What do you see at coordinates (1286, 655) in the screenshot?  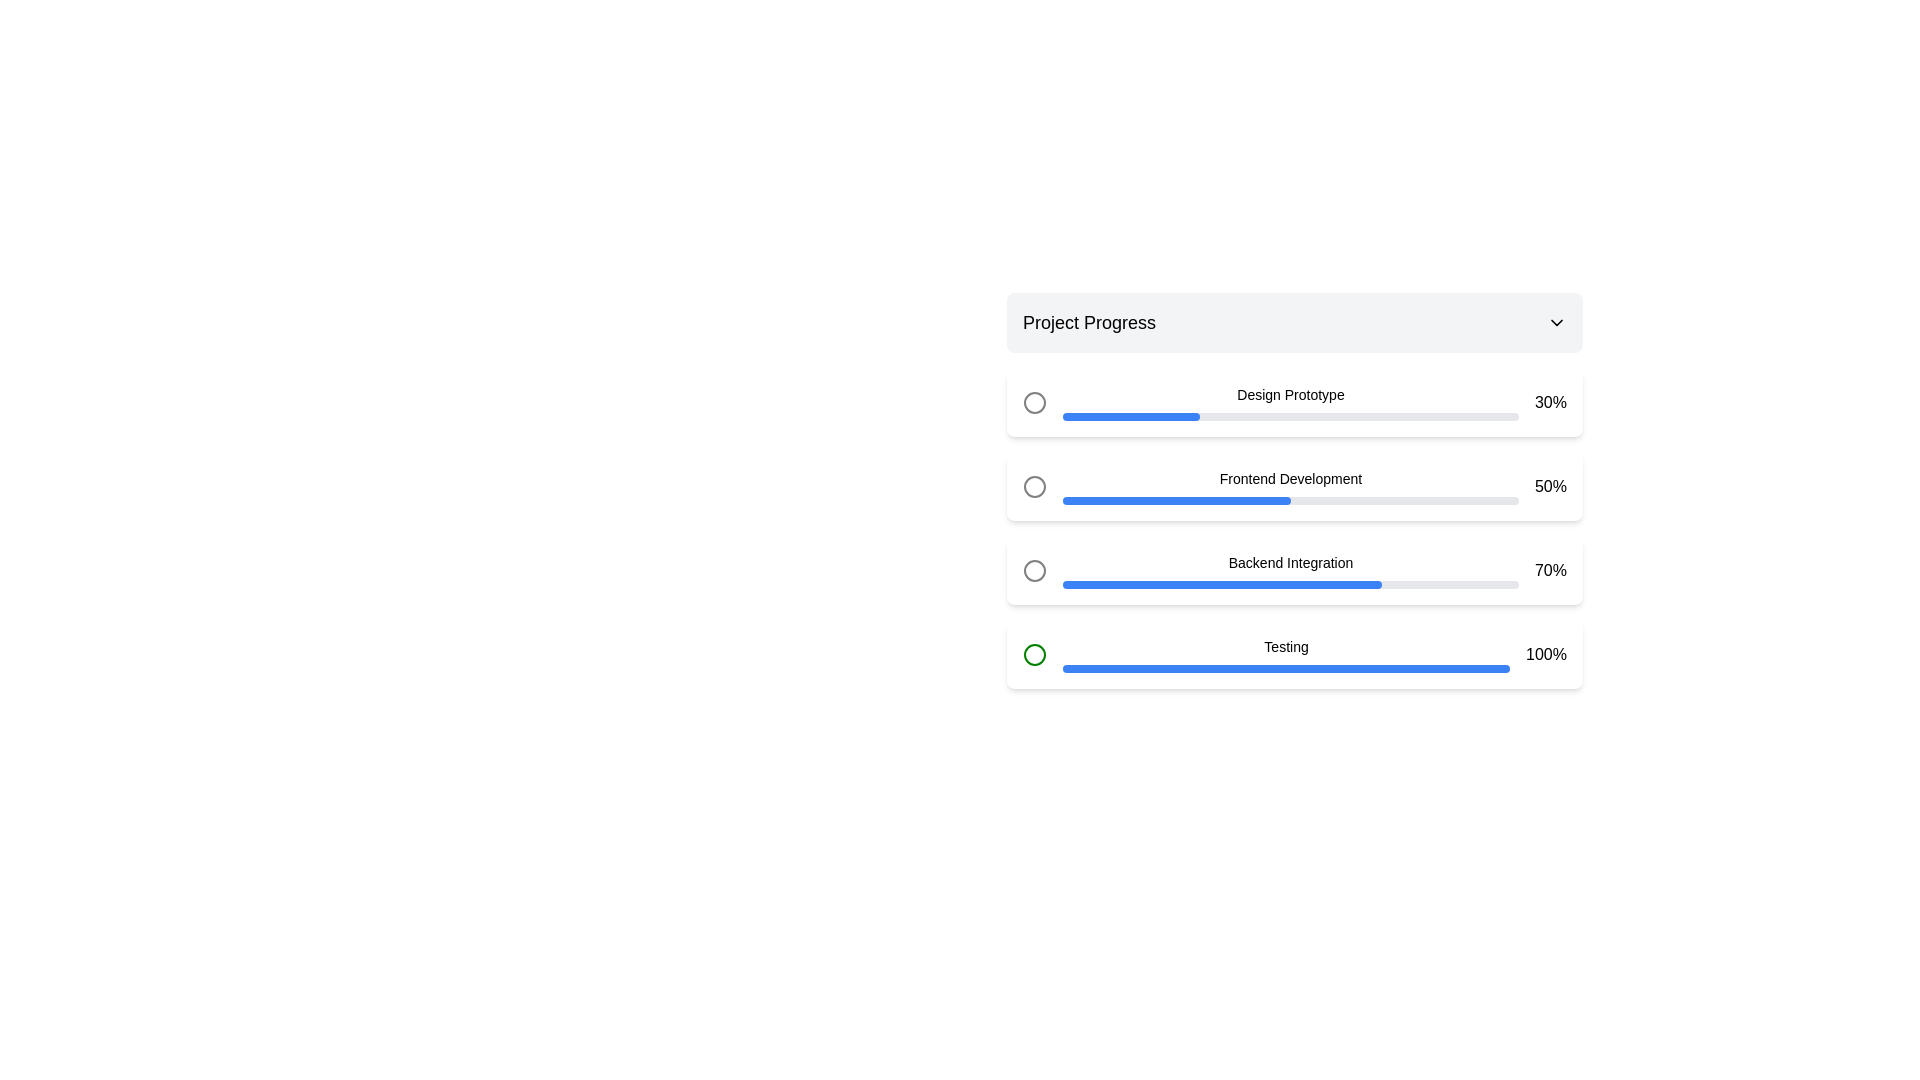 I see `the progress bar labeled 'Testing' which is centrally positioned` at bounding box center [1286, 655].